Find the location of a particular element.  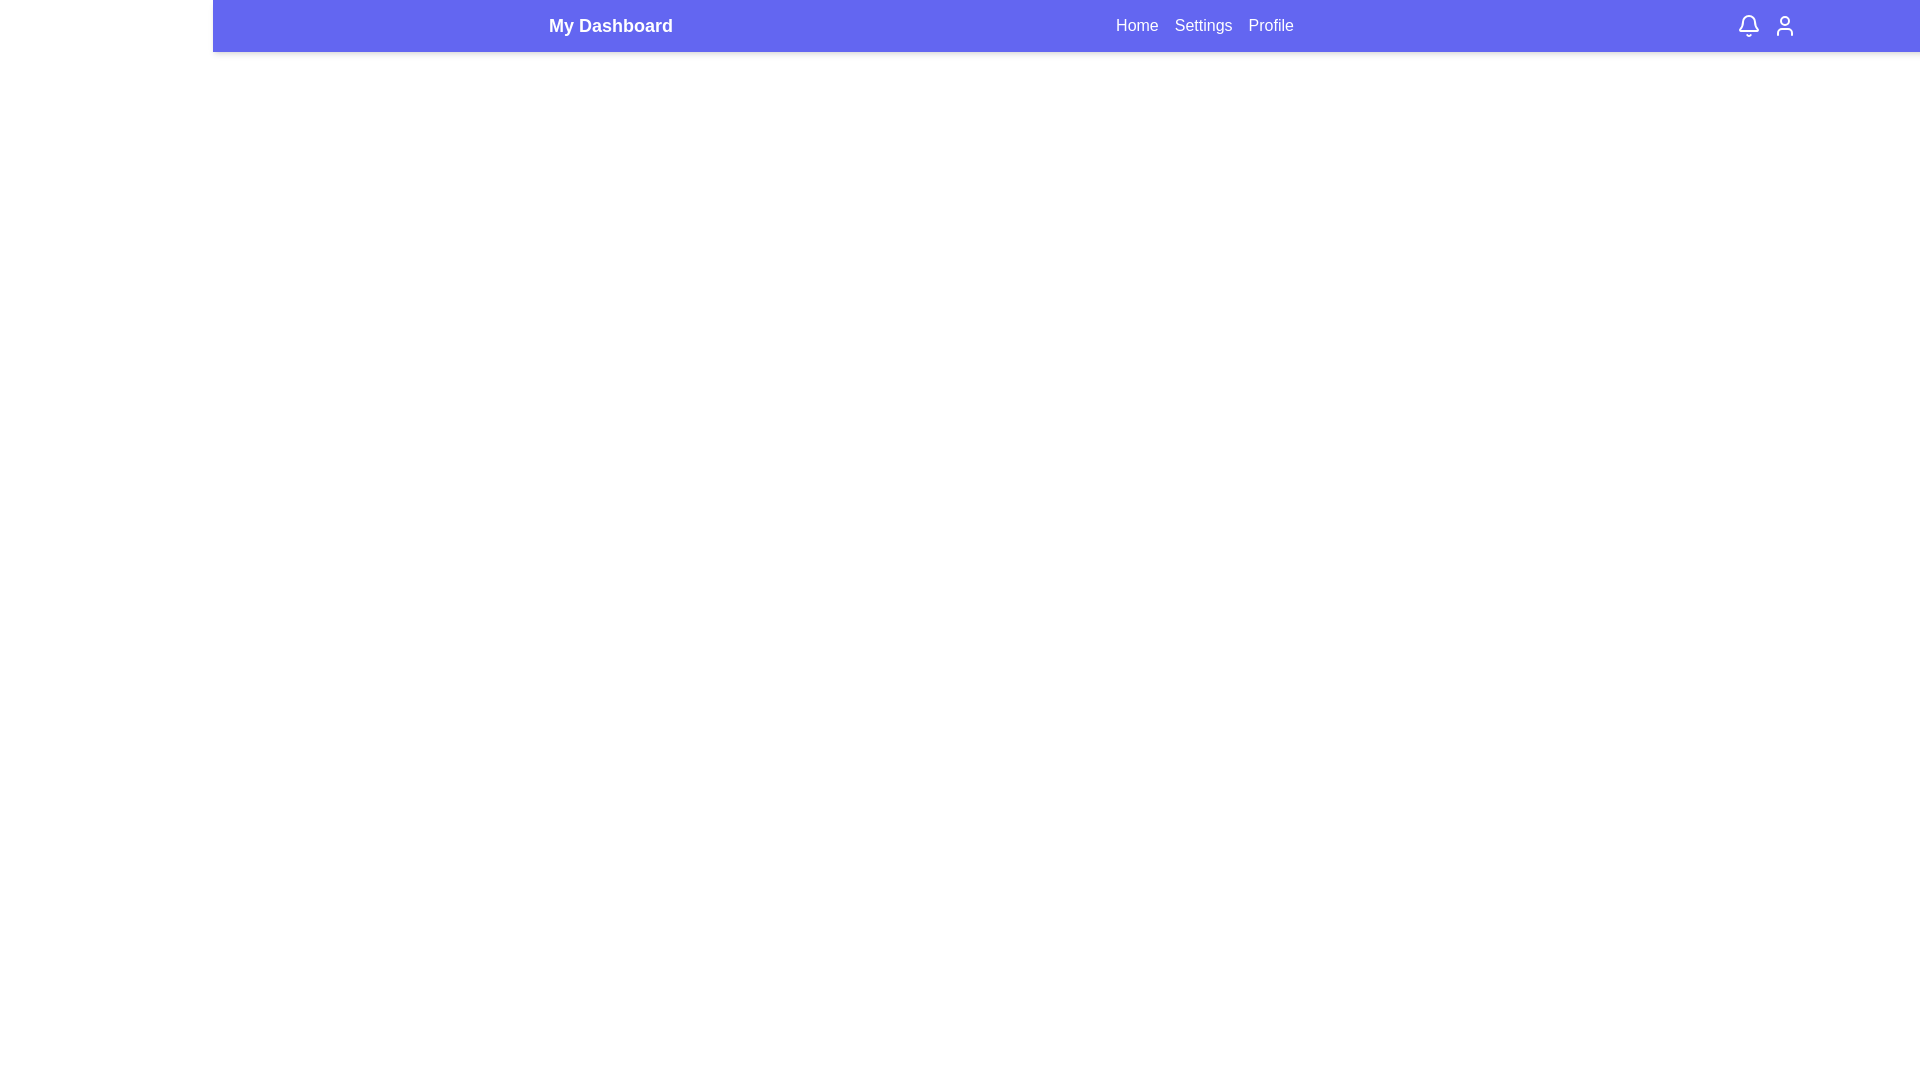

the navigational text link located in the top navigation bar to change its color is located at coordinates (1137, 26).